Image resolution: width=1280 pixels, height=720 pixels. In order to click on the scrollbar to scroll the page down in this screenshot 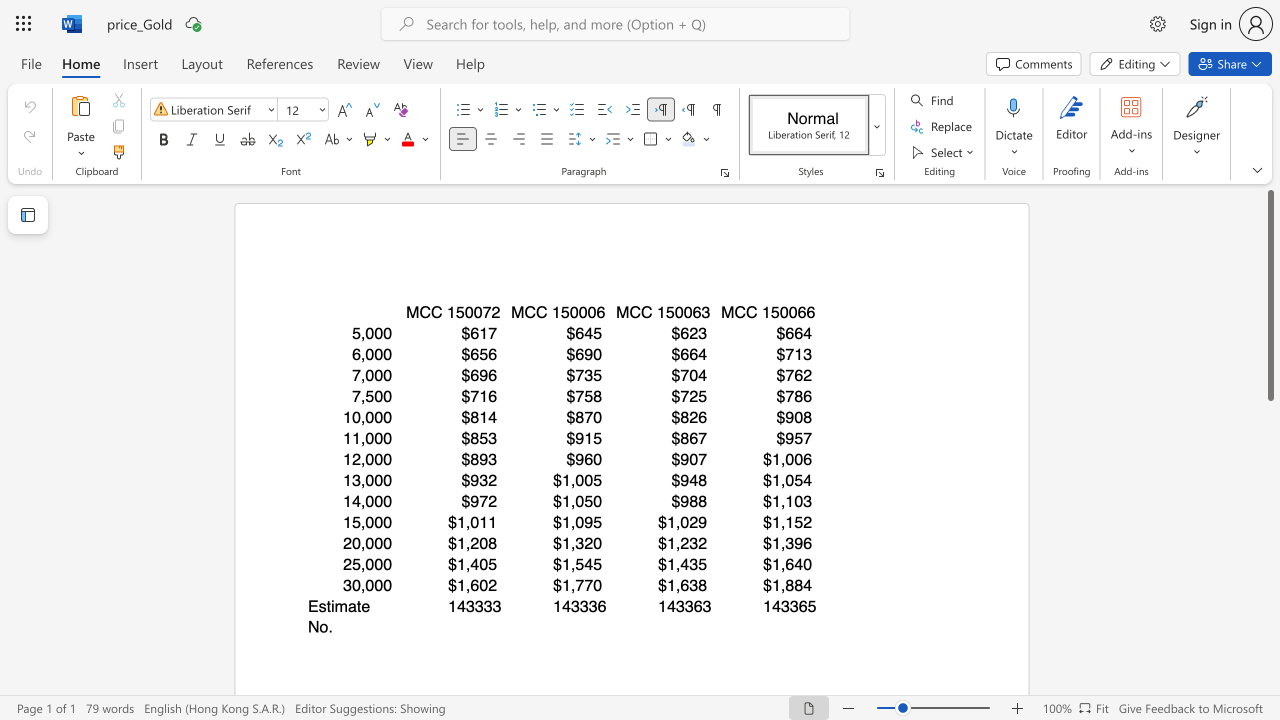, I will do `click(1269, 428)`.